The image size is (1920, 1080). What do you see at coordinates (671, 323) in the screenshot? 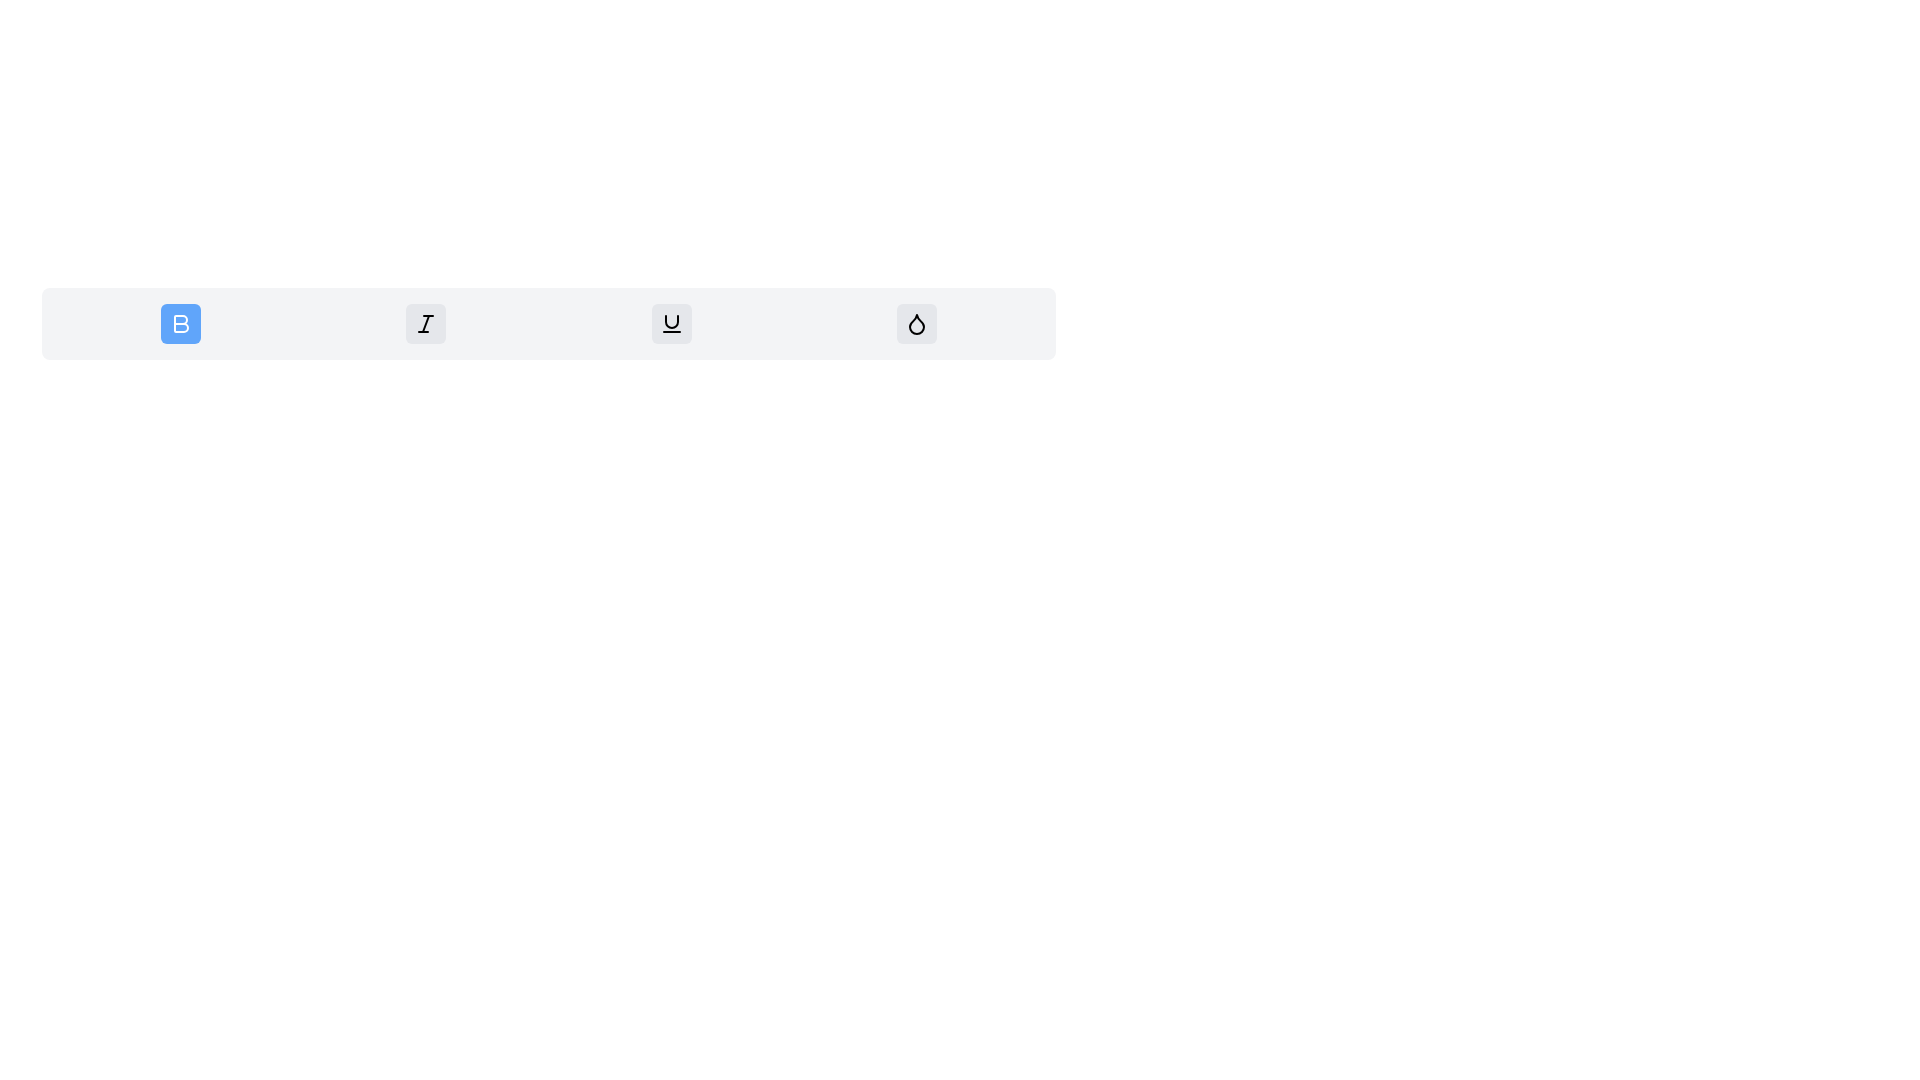
I see `the underlined letter icon button, which is the third icon in a row of icons` at bounding box center [671, 323].